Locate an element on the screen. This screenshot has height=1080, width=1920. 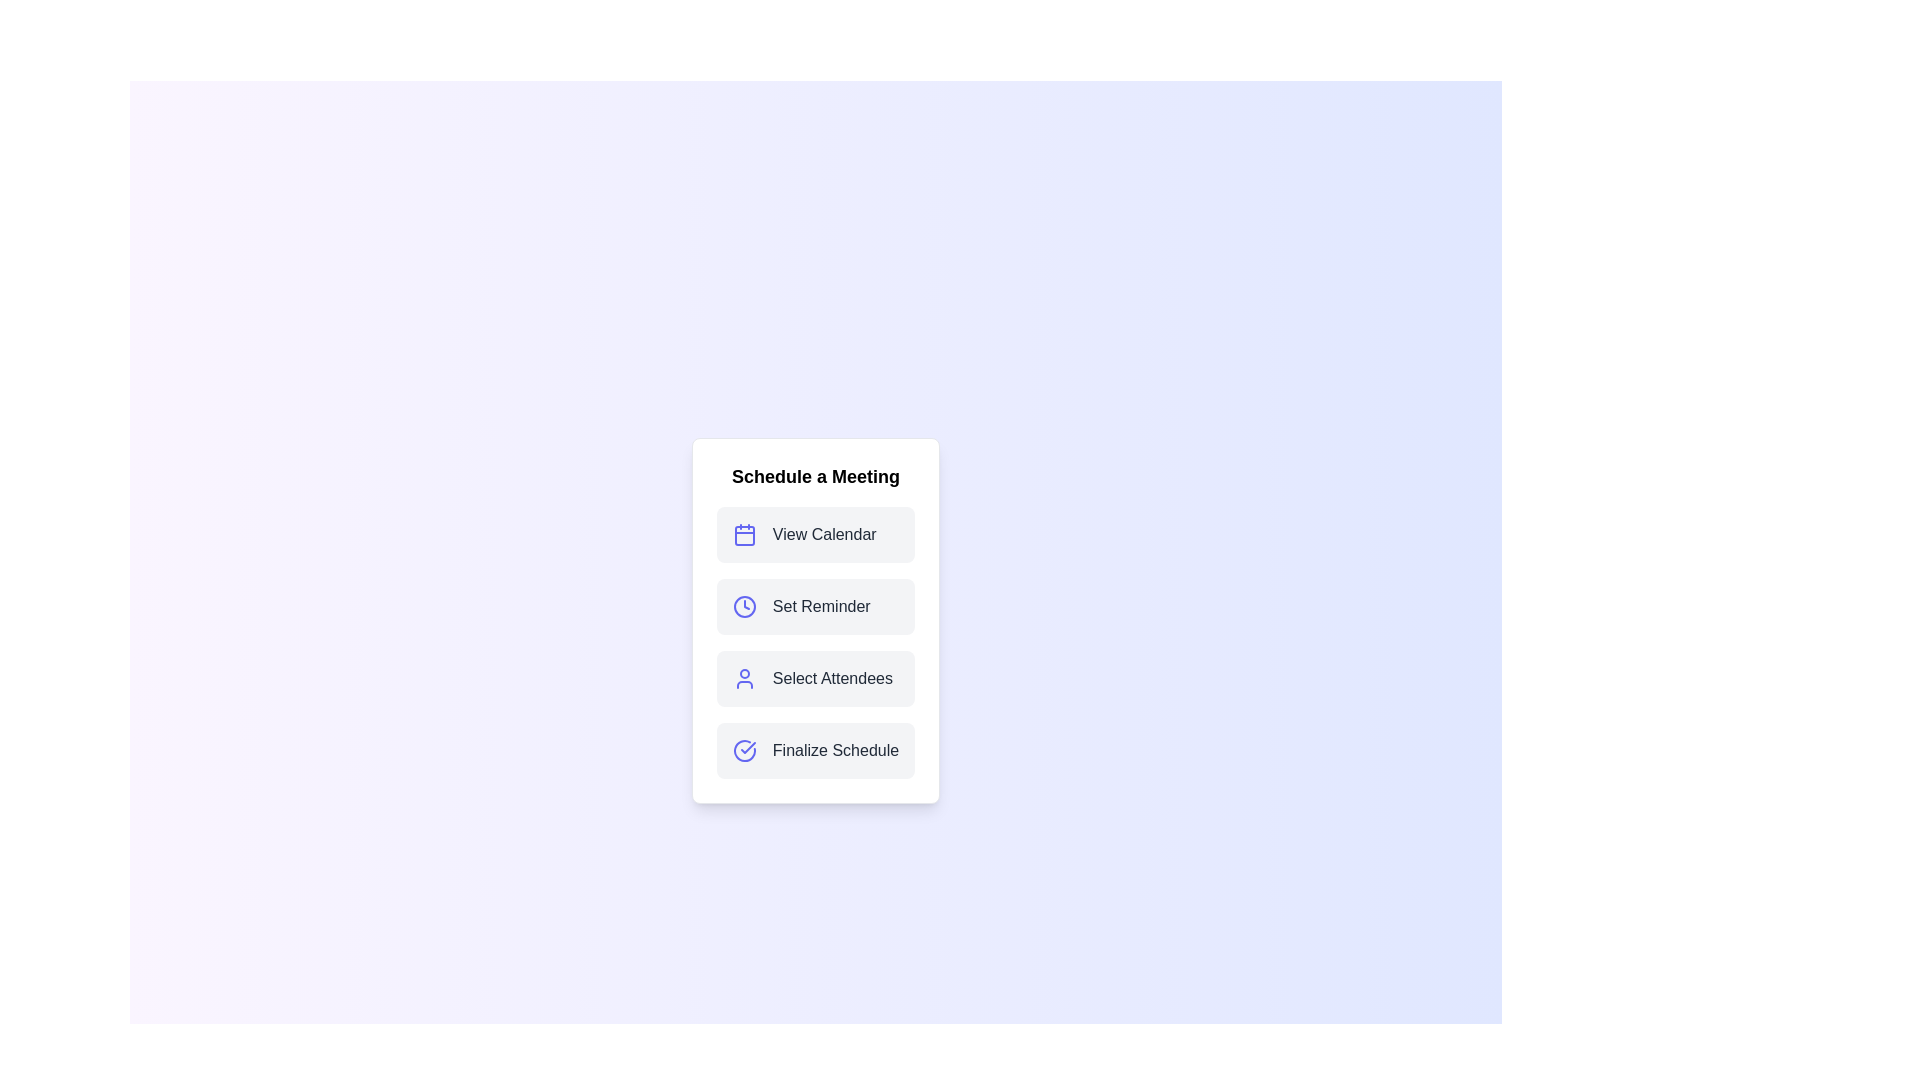
the View Calendar menu option to trigger its action is located at coordinates (816, 534).